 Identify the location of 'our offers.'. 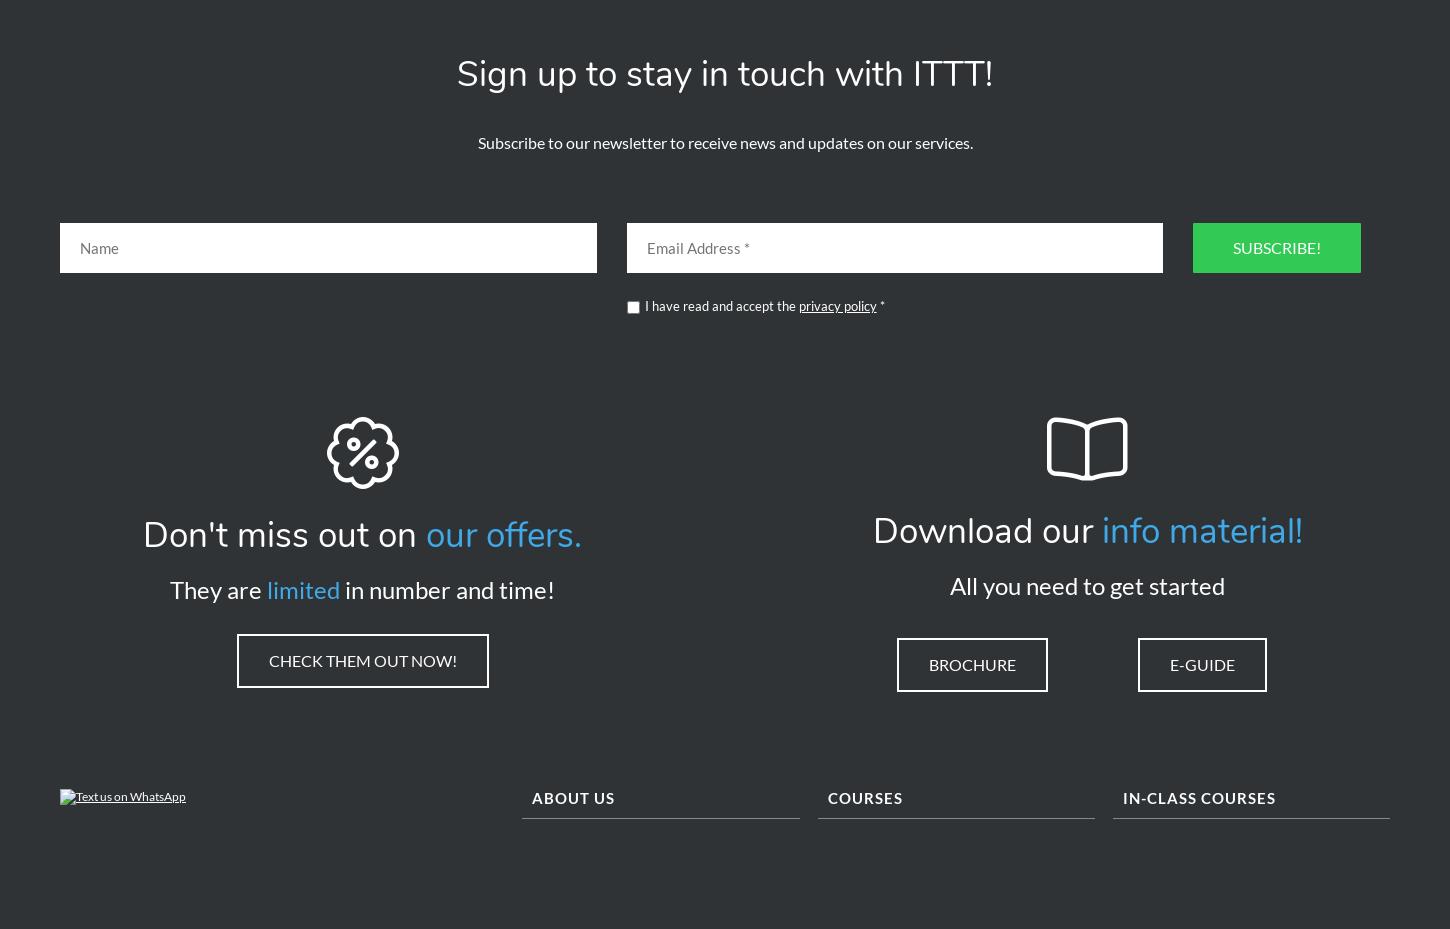
(504, 542).